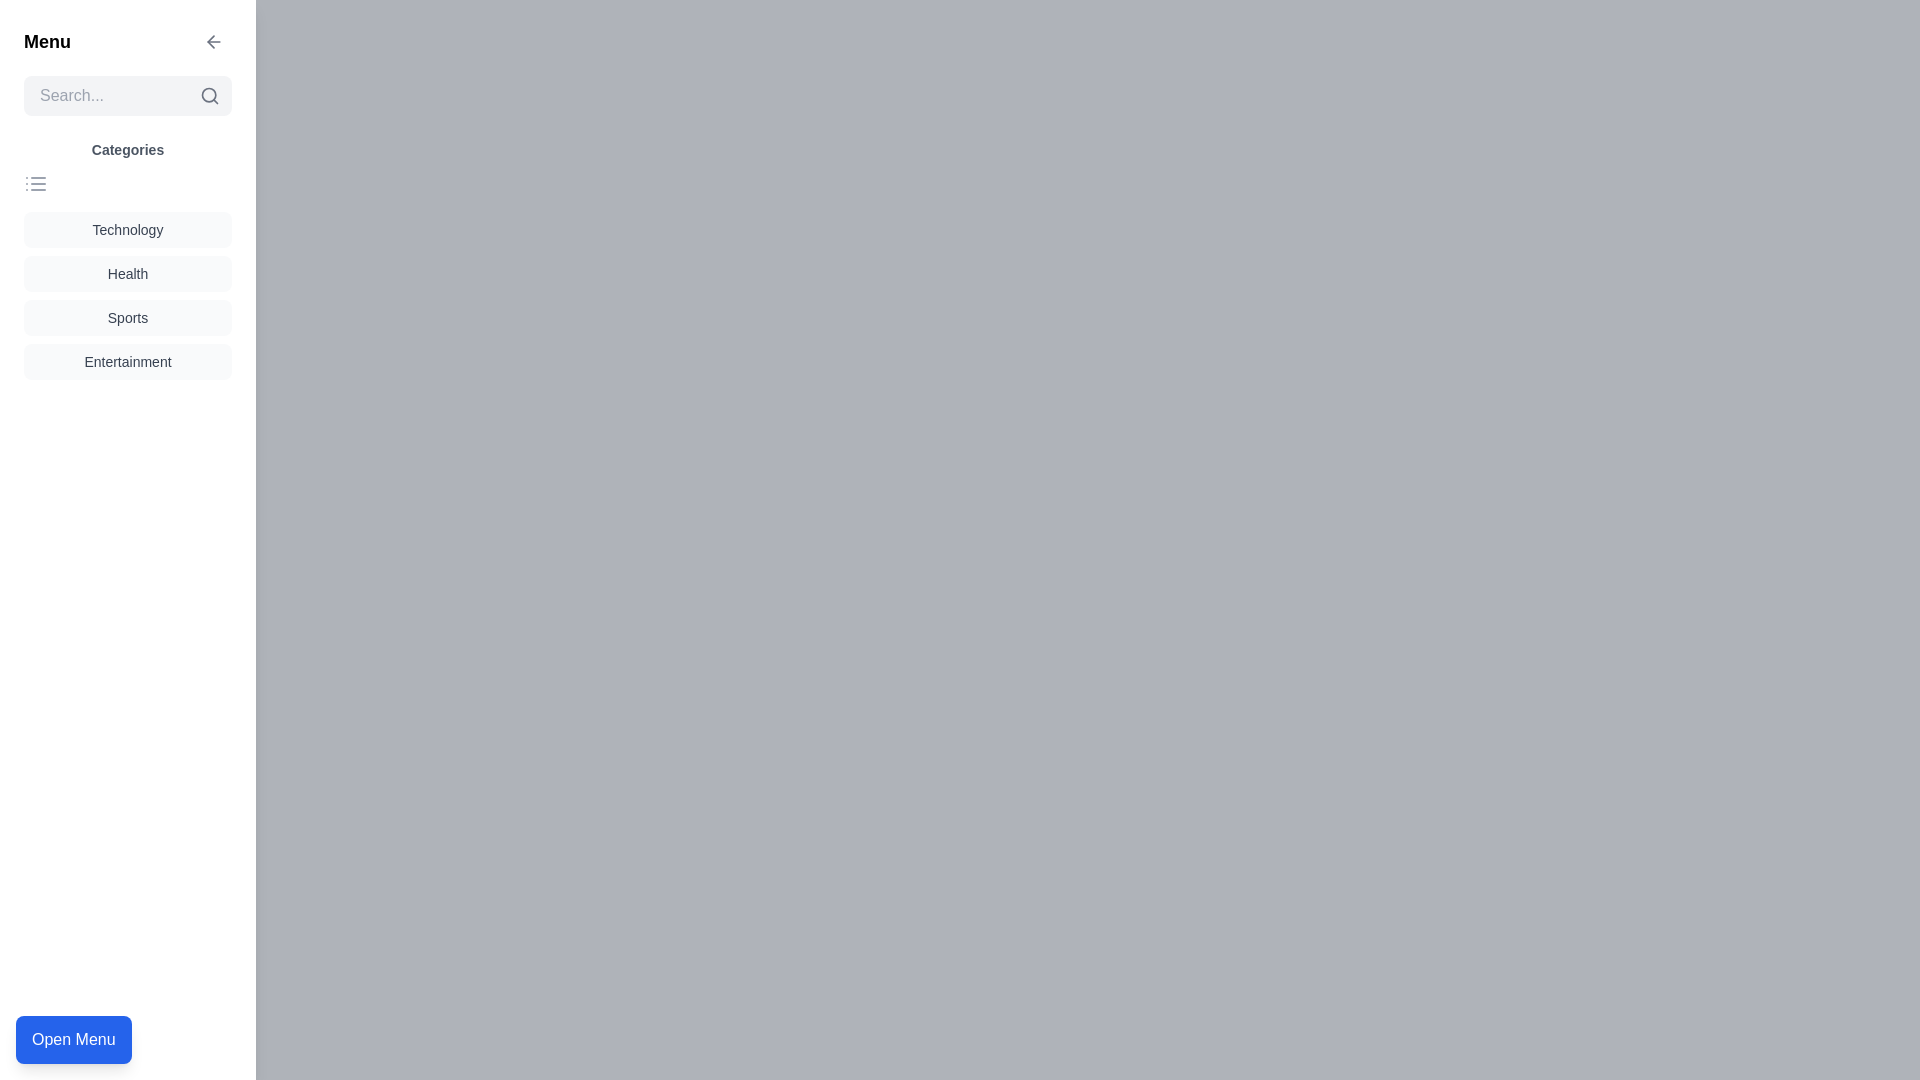  Describe the element at coordinates (127, 149) in the screenshot. I see `the 'Categories' heading text label, which displays the title in a bold, gray font and is positioned at the top of the list or section` at that location.